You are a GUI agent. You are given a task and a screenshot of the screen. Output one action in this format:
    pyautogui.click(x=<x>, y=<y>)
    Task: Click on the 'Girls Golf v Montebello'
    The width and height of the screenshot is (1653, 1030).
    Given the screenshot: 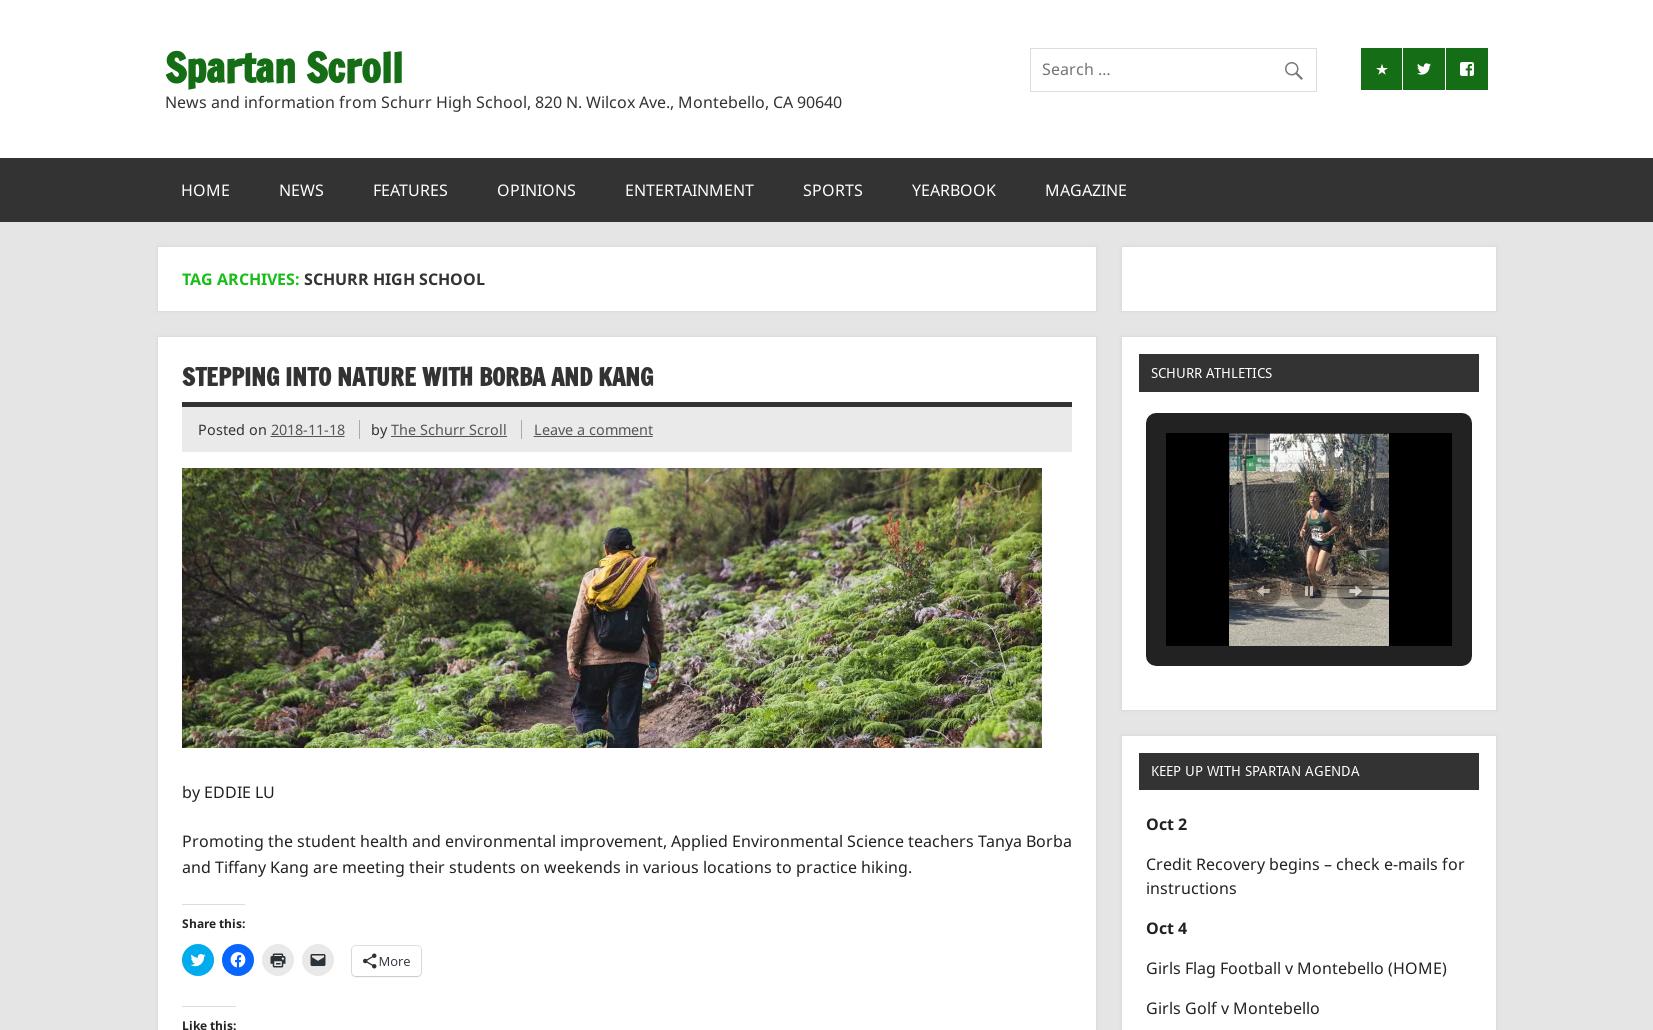 What is the action you would take?
    pyautogui.click(x=1232, y=1006)
    